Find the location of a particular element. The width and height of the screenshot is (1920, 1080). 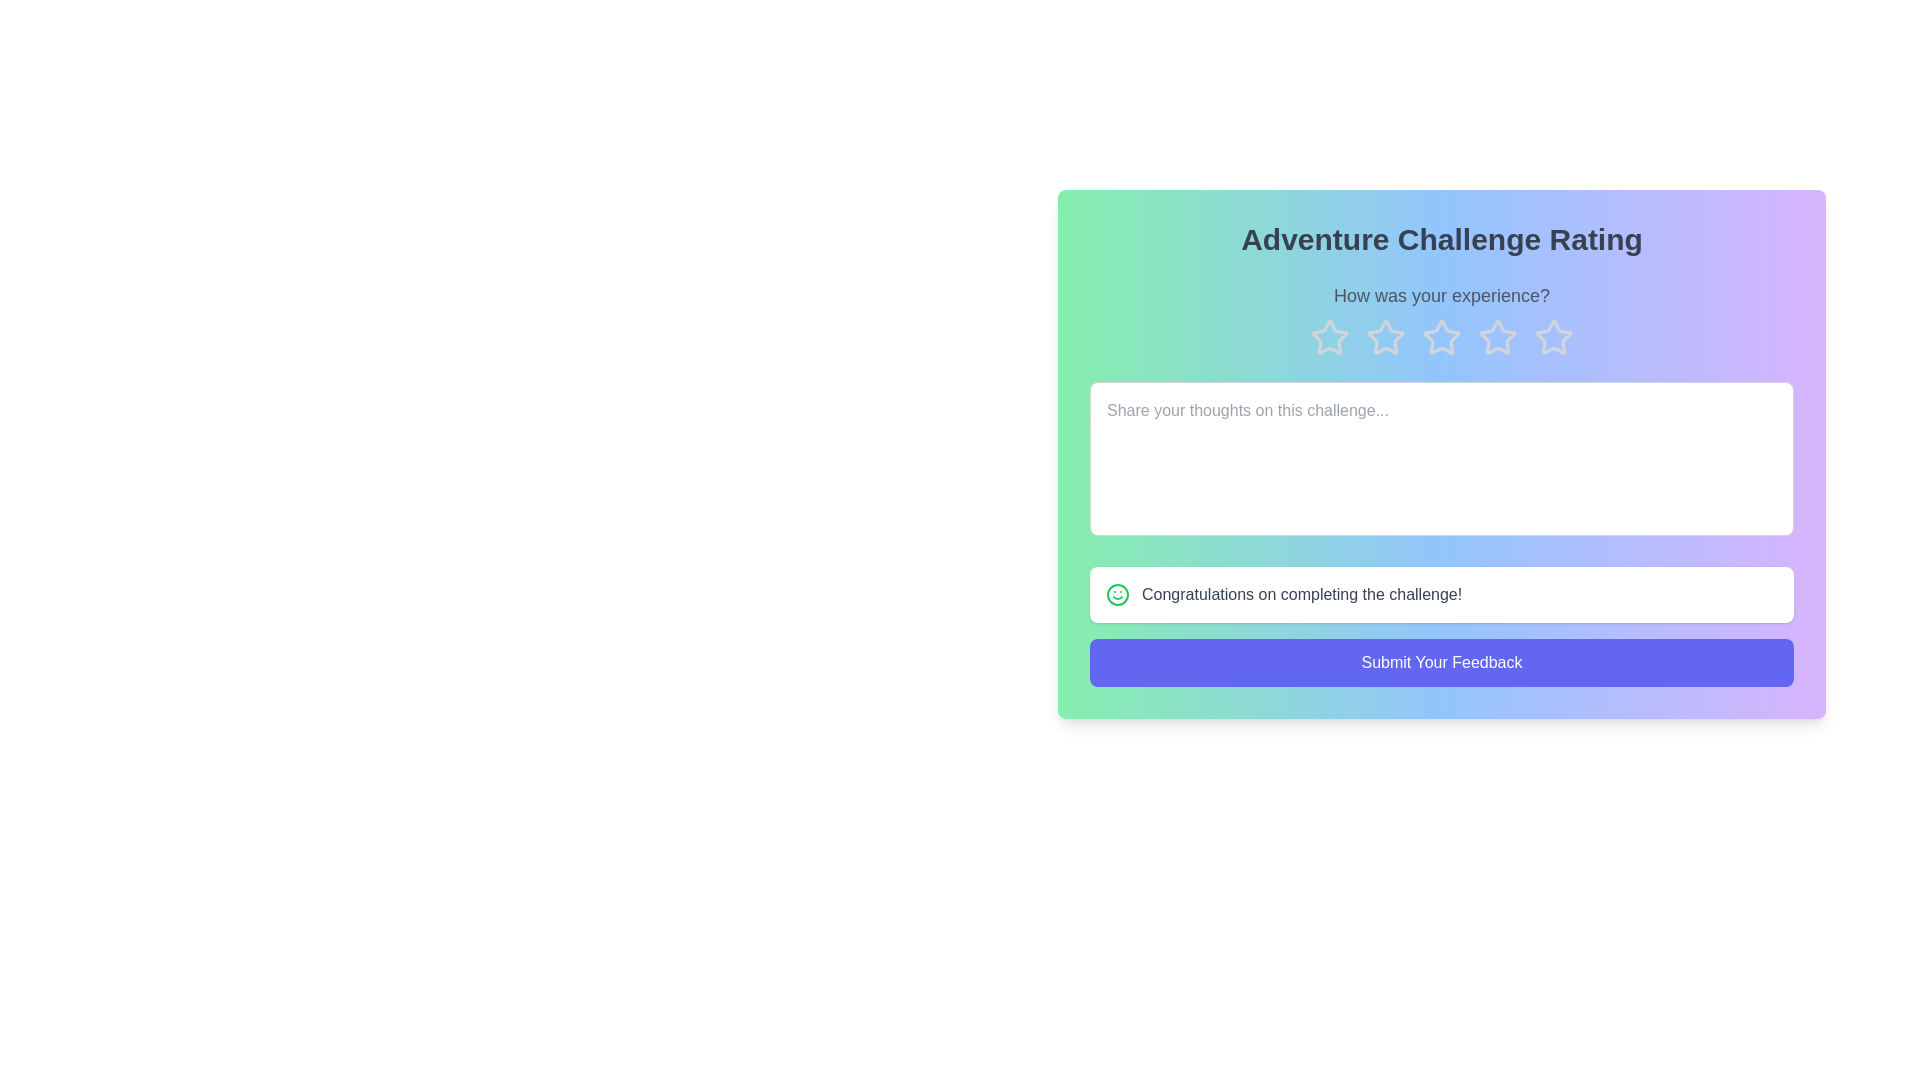

the third star-shaped interactive rating icon, which is outlined and located below the header 'How was your experience?' on the feedback form is located at coordinates (1441, 336).